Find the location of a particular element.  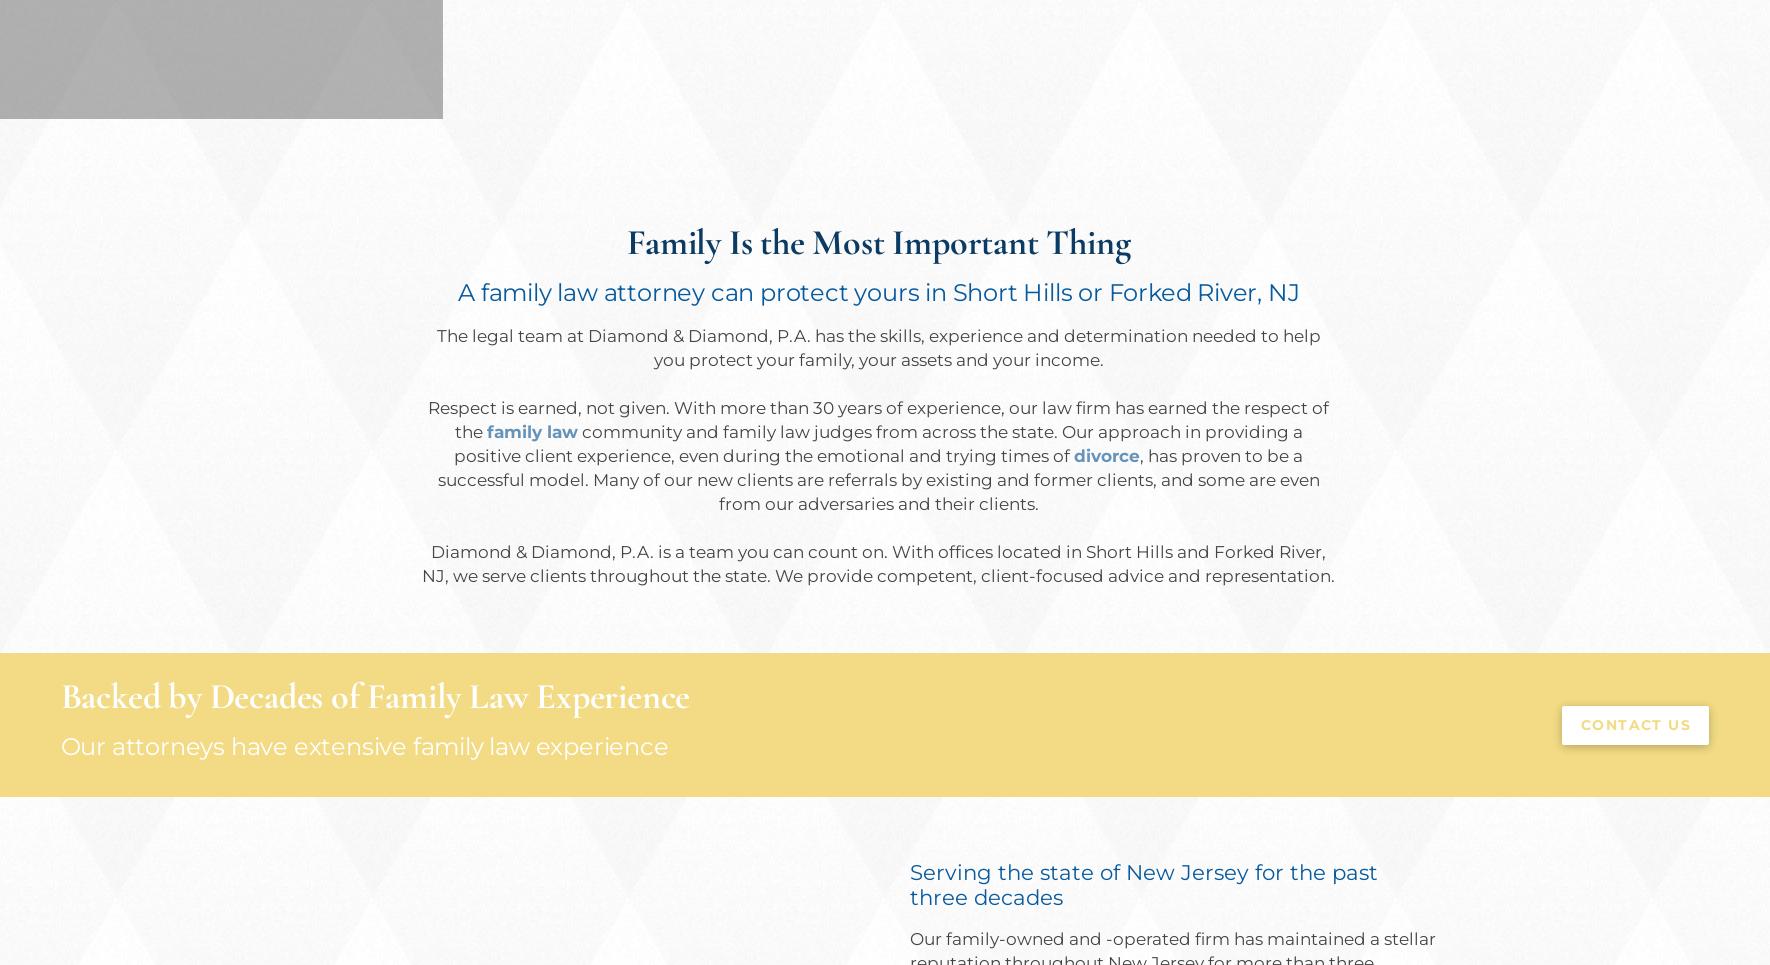

'family law' is located at coordinates (531, 432).